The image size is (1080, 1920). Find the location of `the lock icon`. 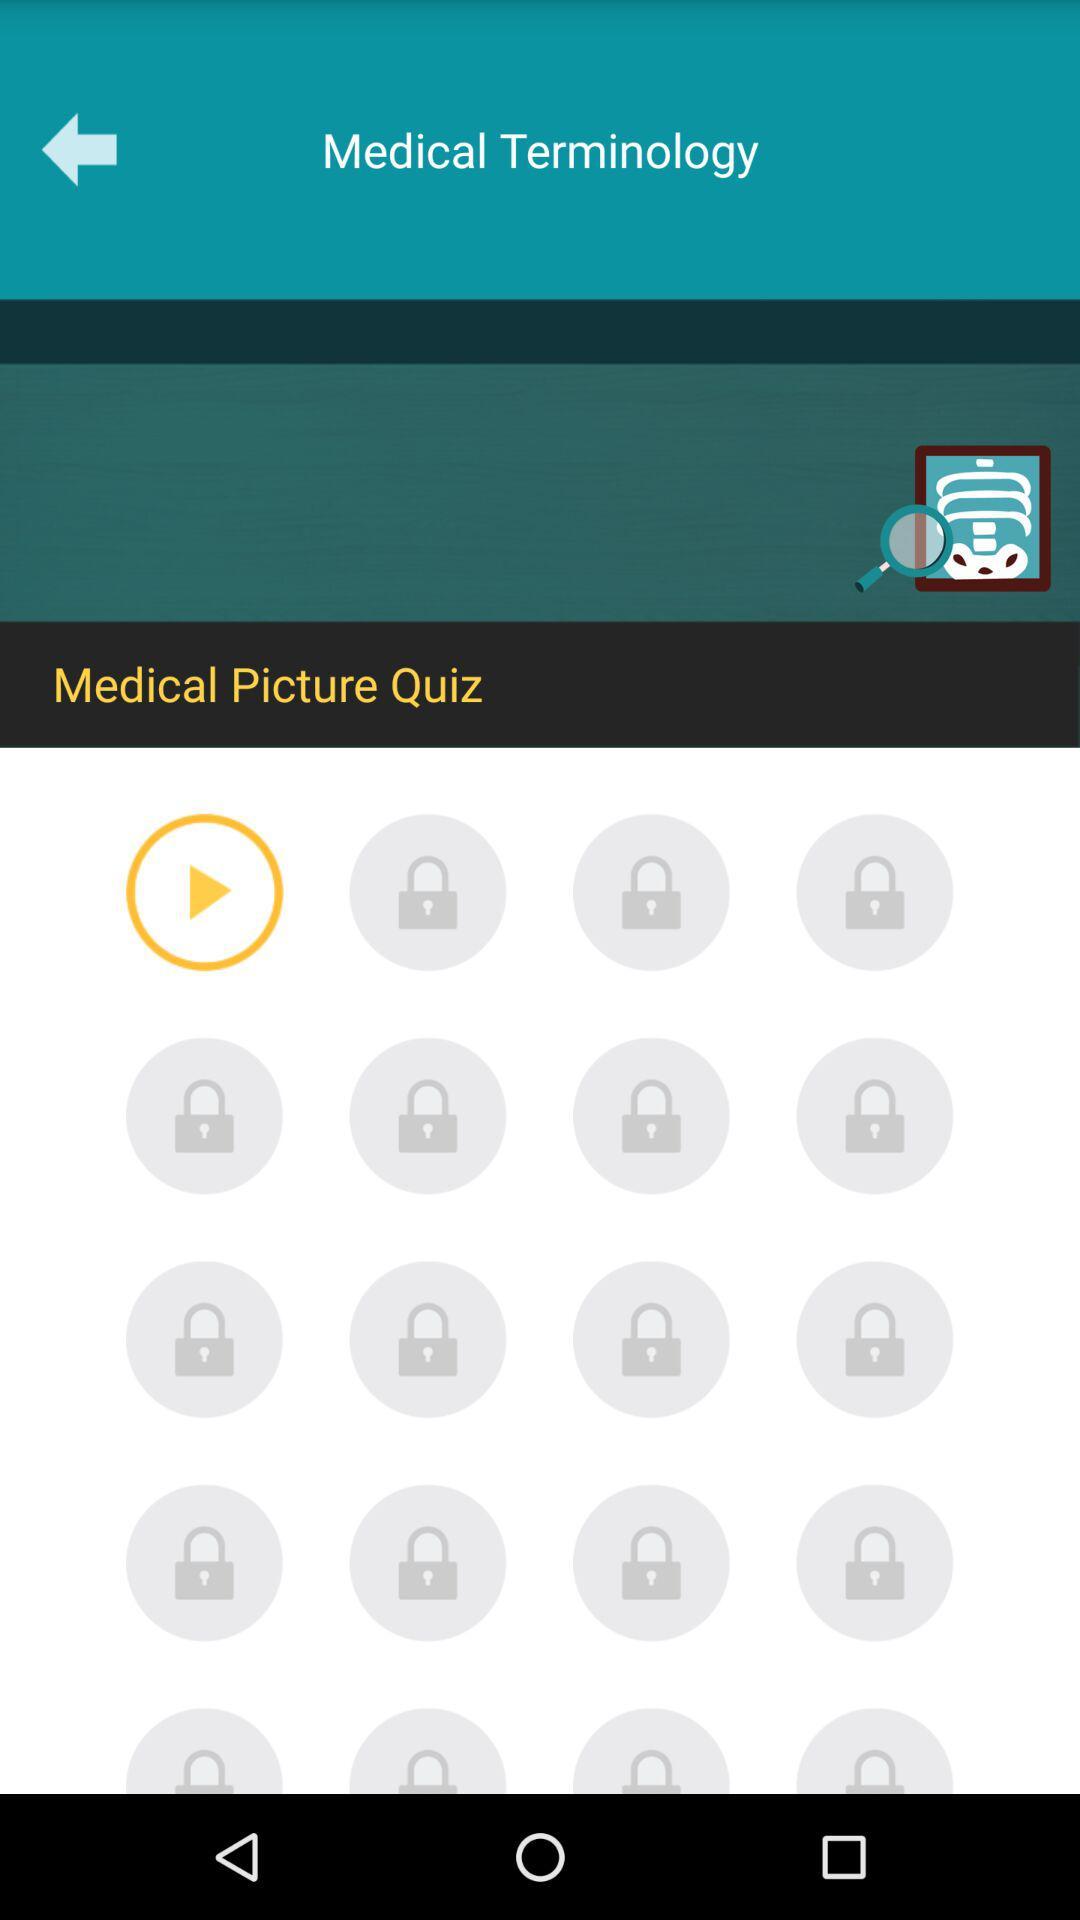

the lock icon is located at coordinates (651, 1432).